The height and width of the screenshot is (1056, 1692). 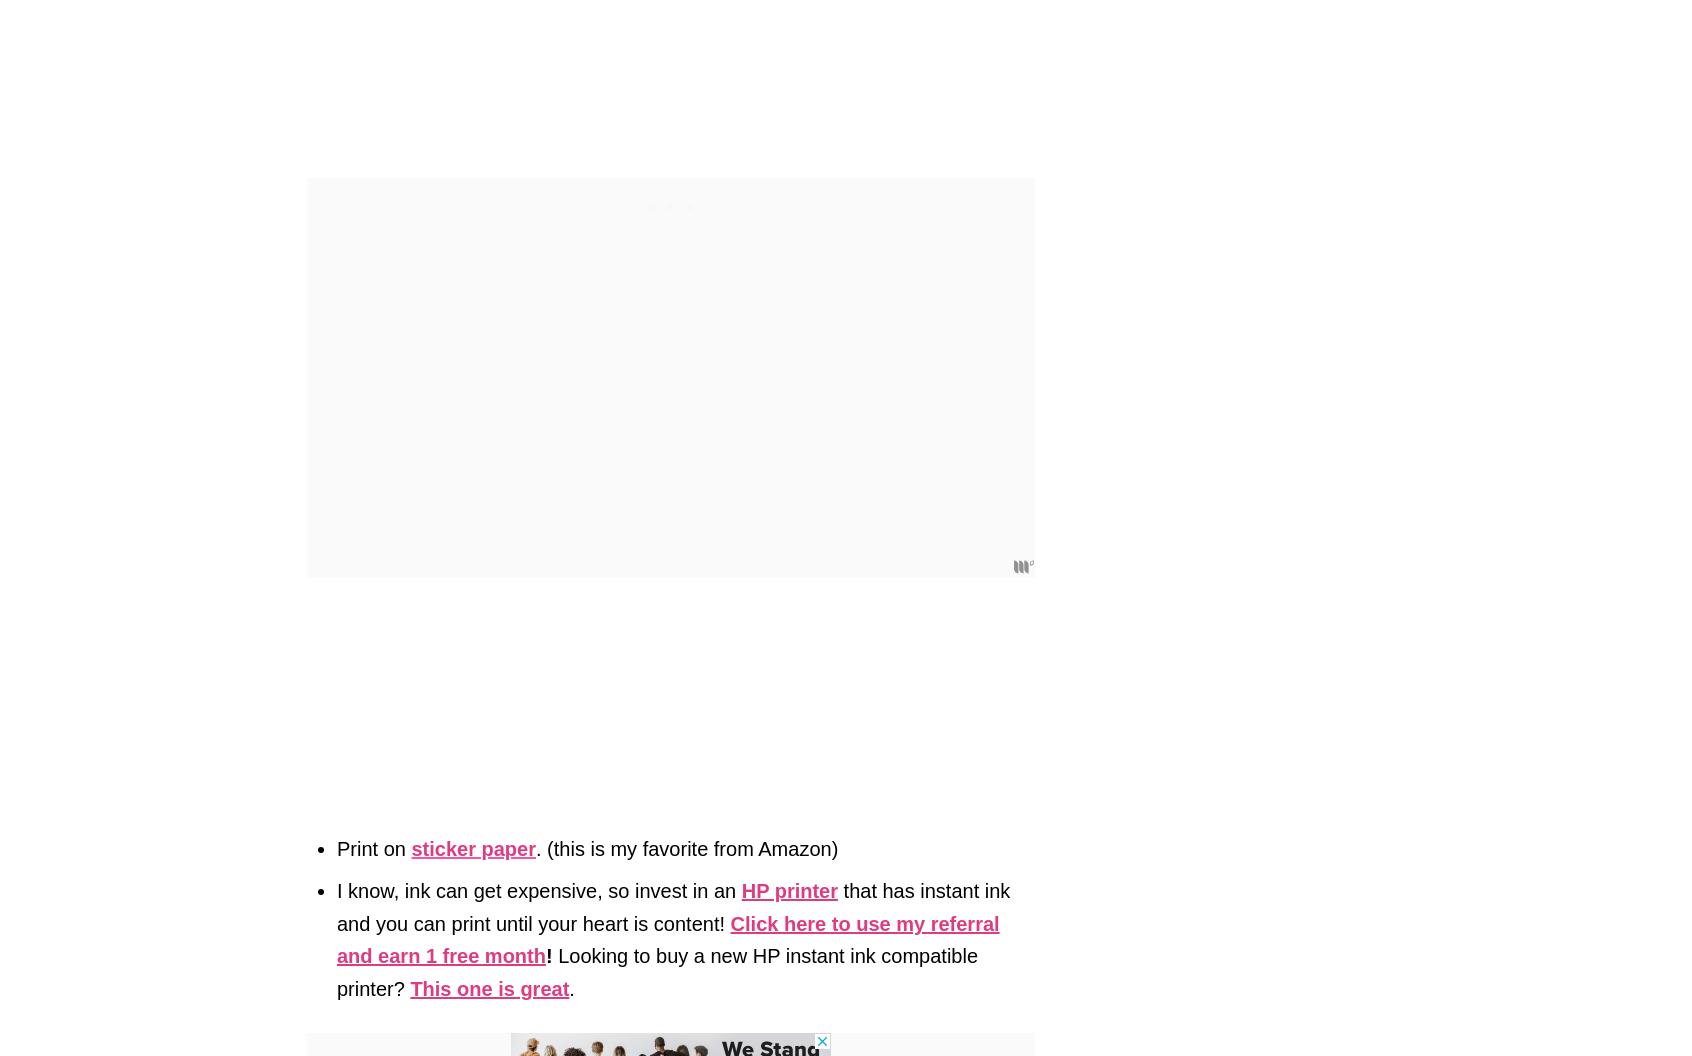 What do you see at coordinates (548, 955) in the screenshot?
I see `'!'` at bounding box center [548, 955].